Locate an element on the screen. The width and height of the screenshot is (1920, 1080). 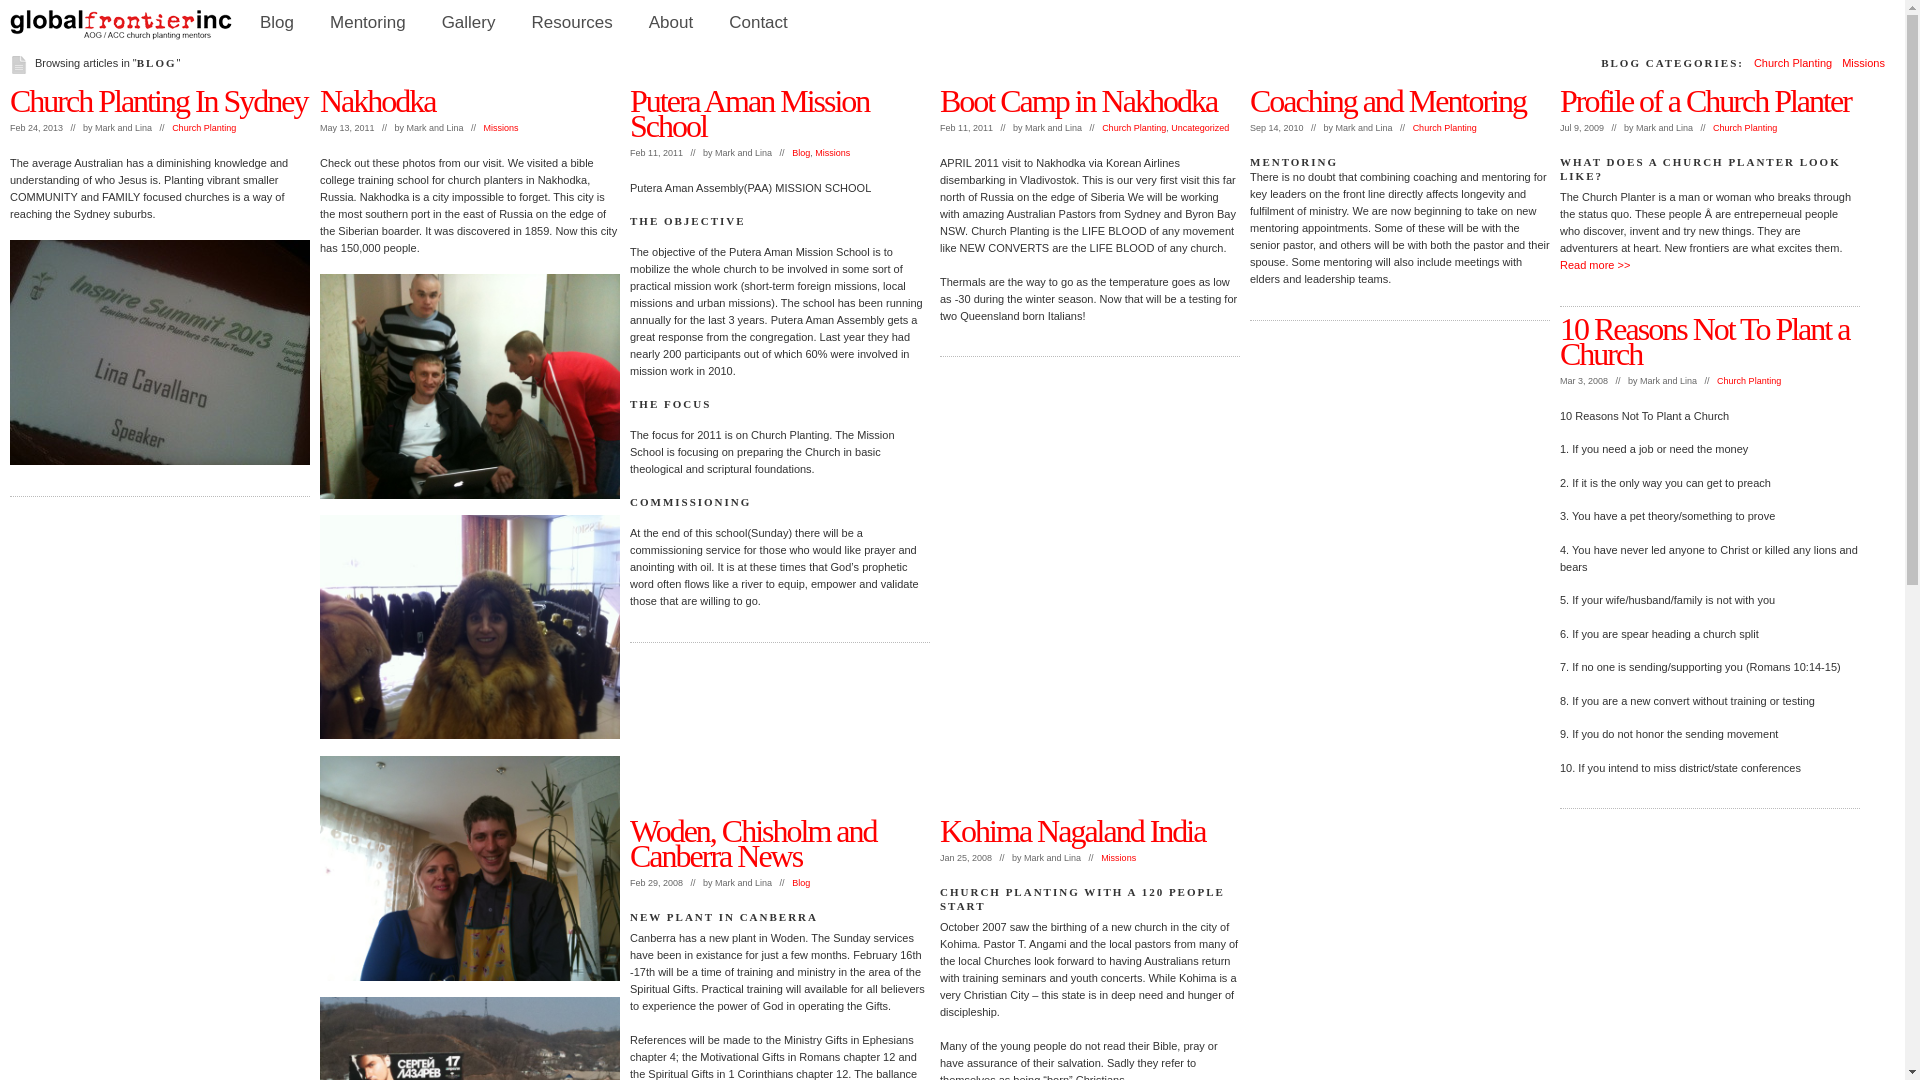
'Mentoring' is located at coordinates (368, 22).